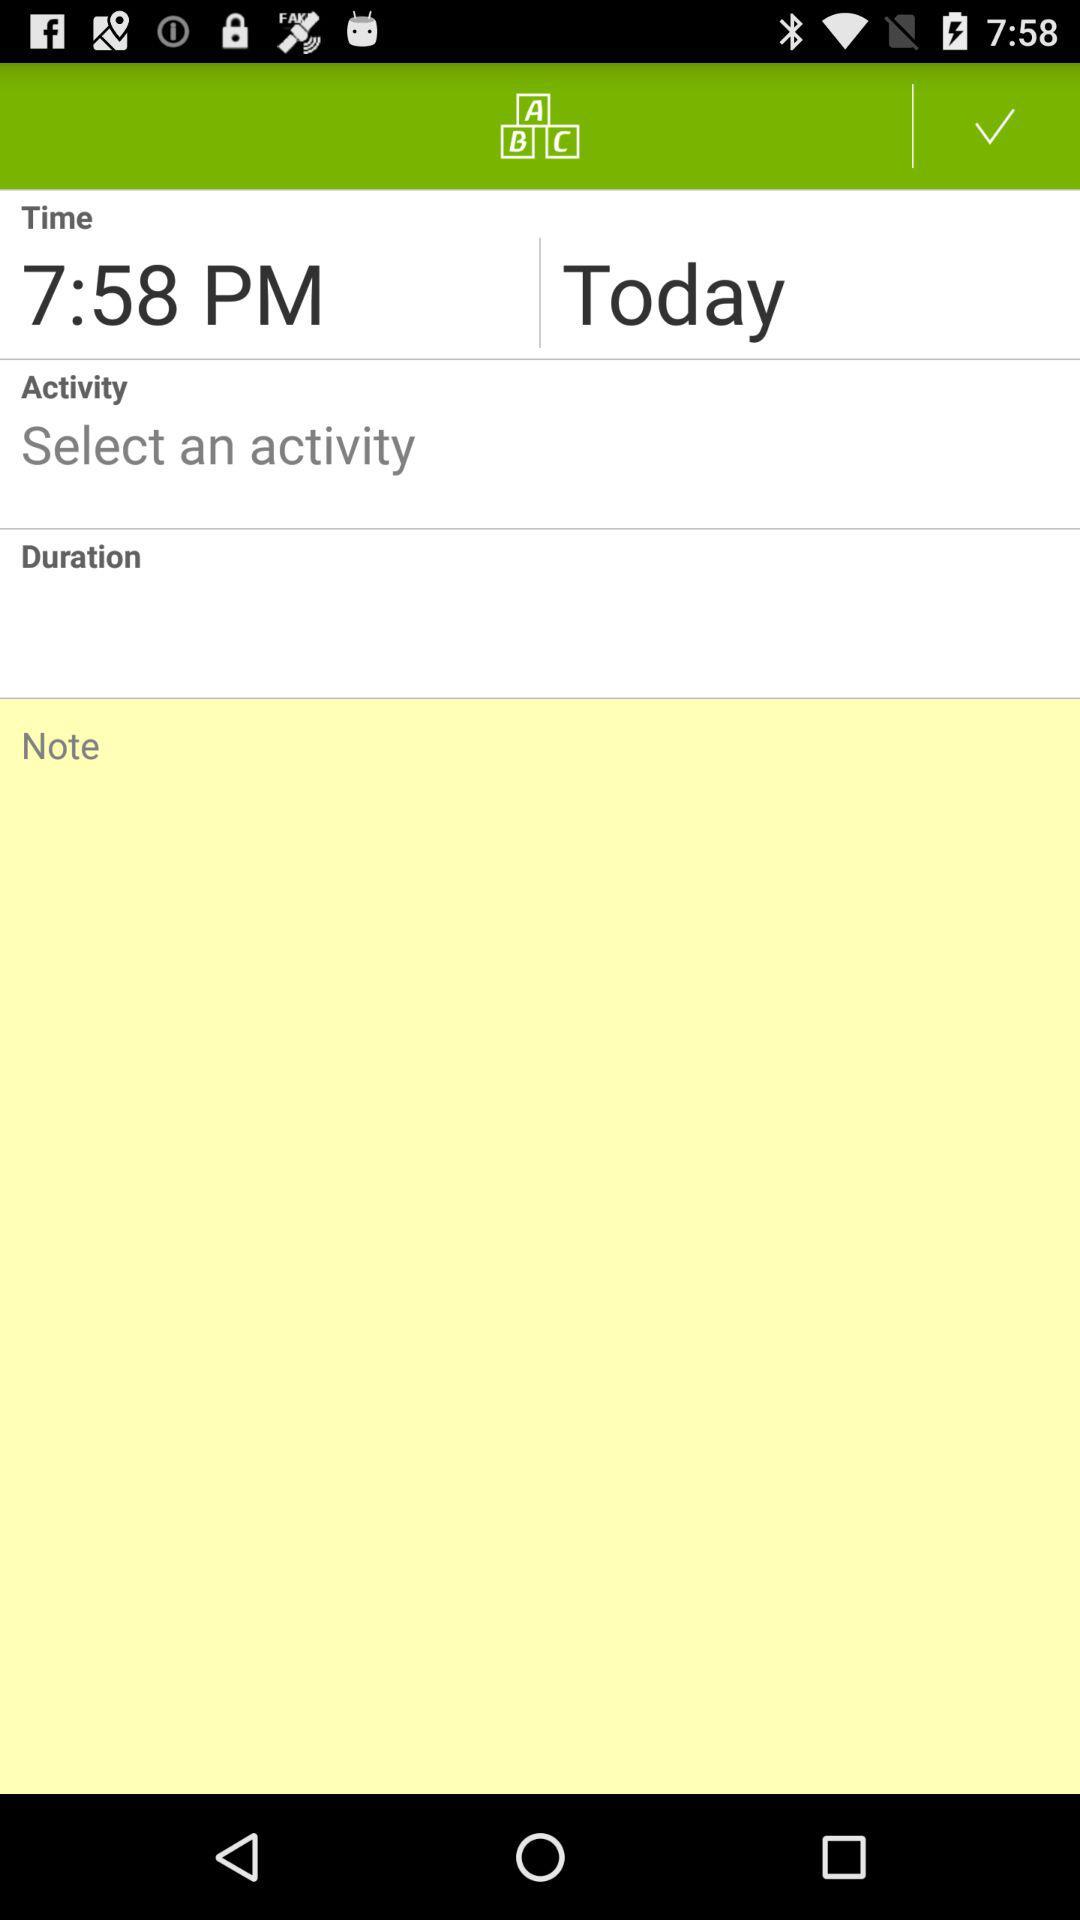 This screenshot has height=1920, width=1080. I want to click on the check icon, so click(995, 133).